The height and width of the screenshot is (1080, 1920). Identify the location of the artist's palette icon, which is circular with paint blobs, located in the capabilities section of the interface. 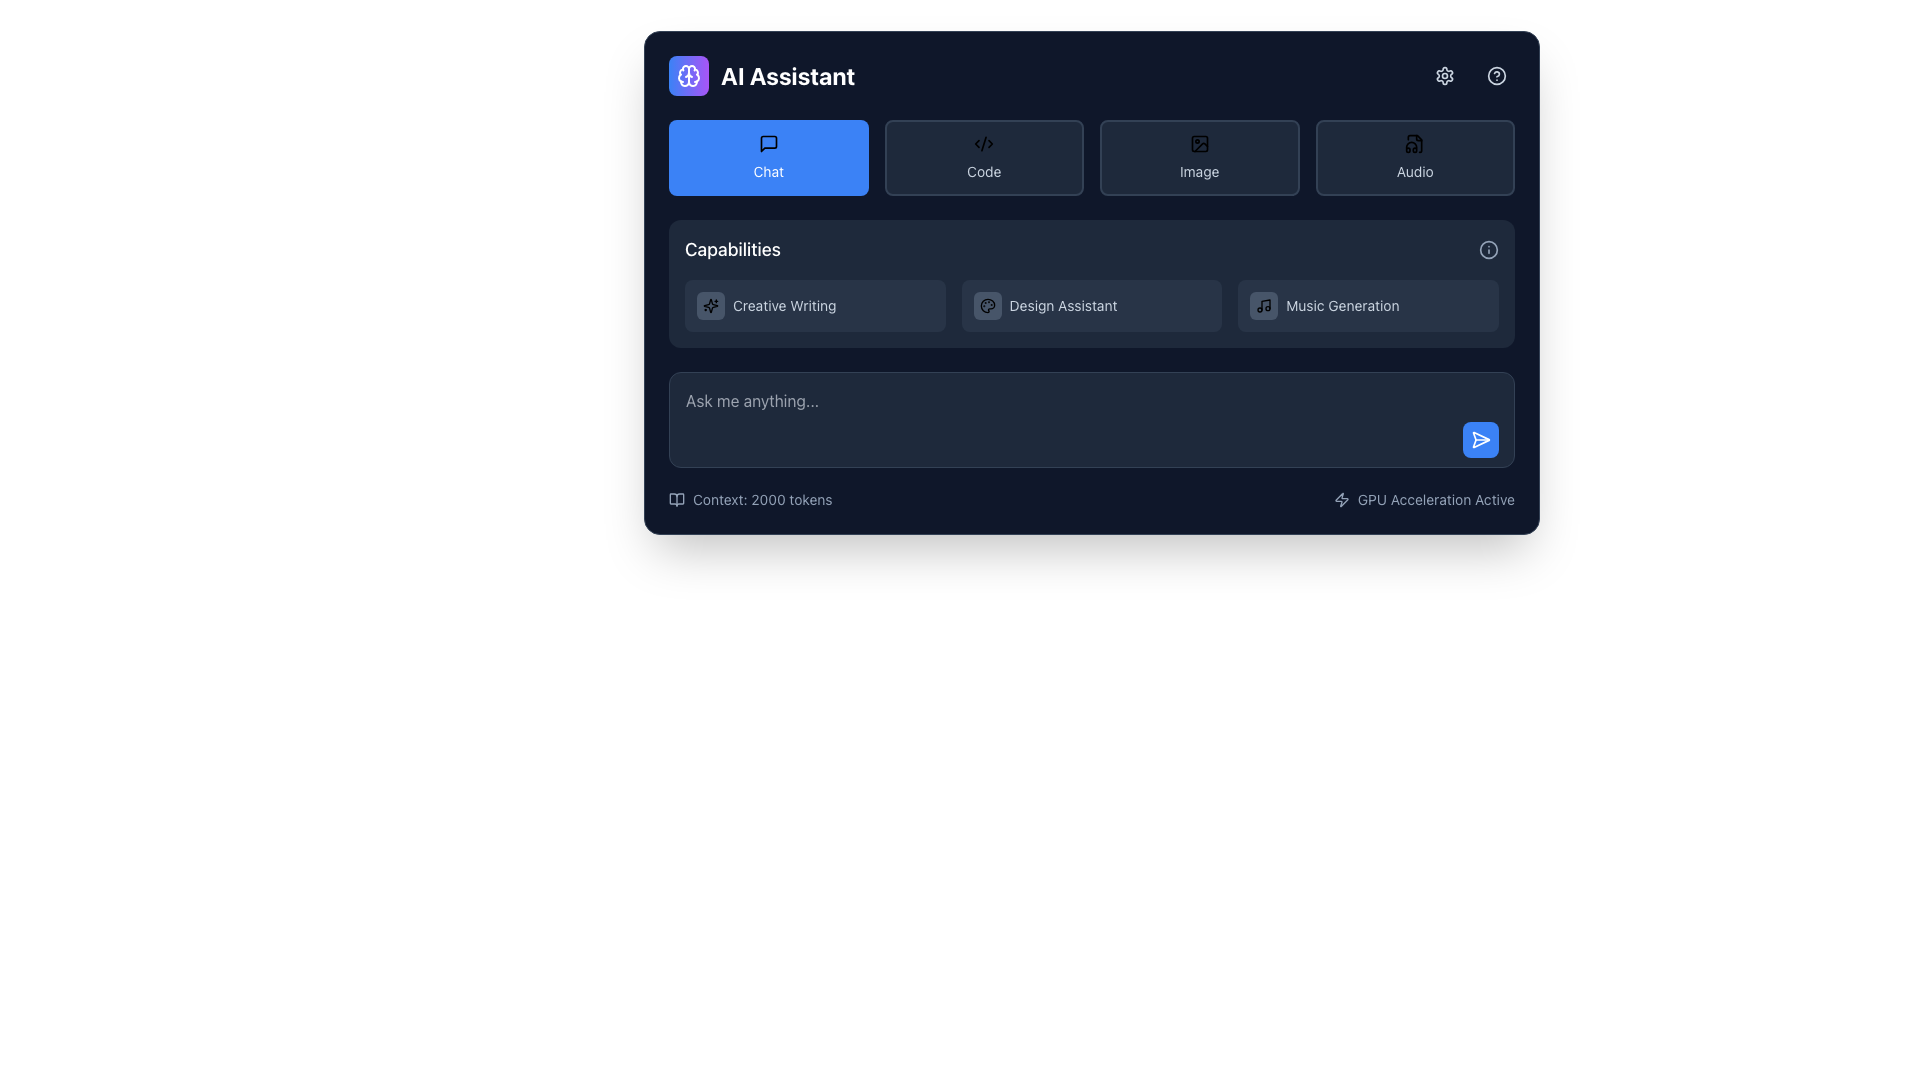
(987, 305).